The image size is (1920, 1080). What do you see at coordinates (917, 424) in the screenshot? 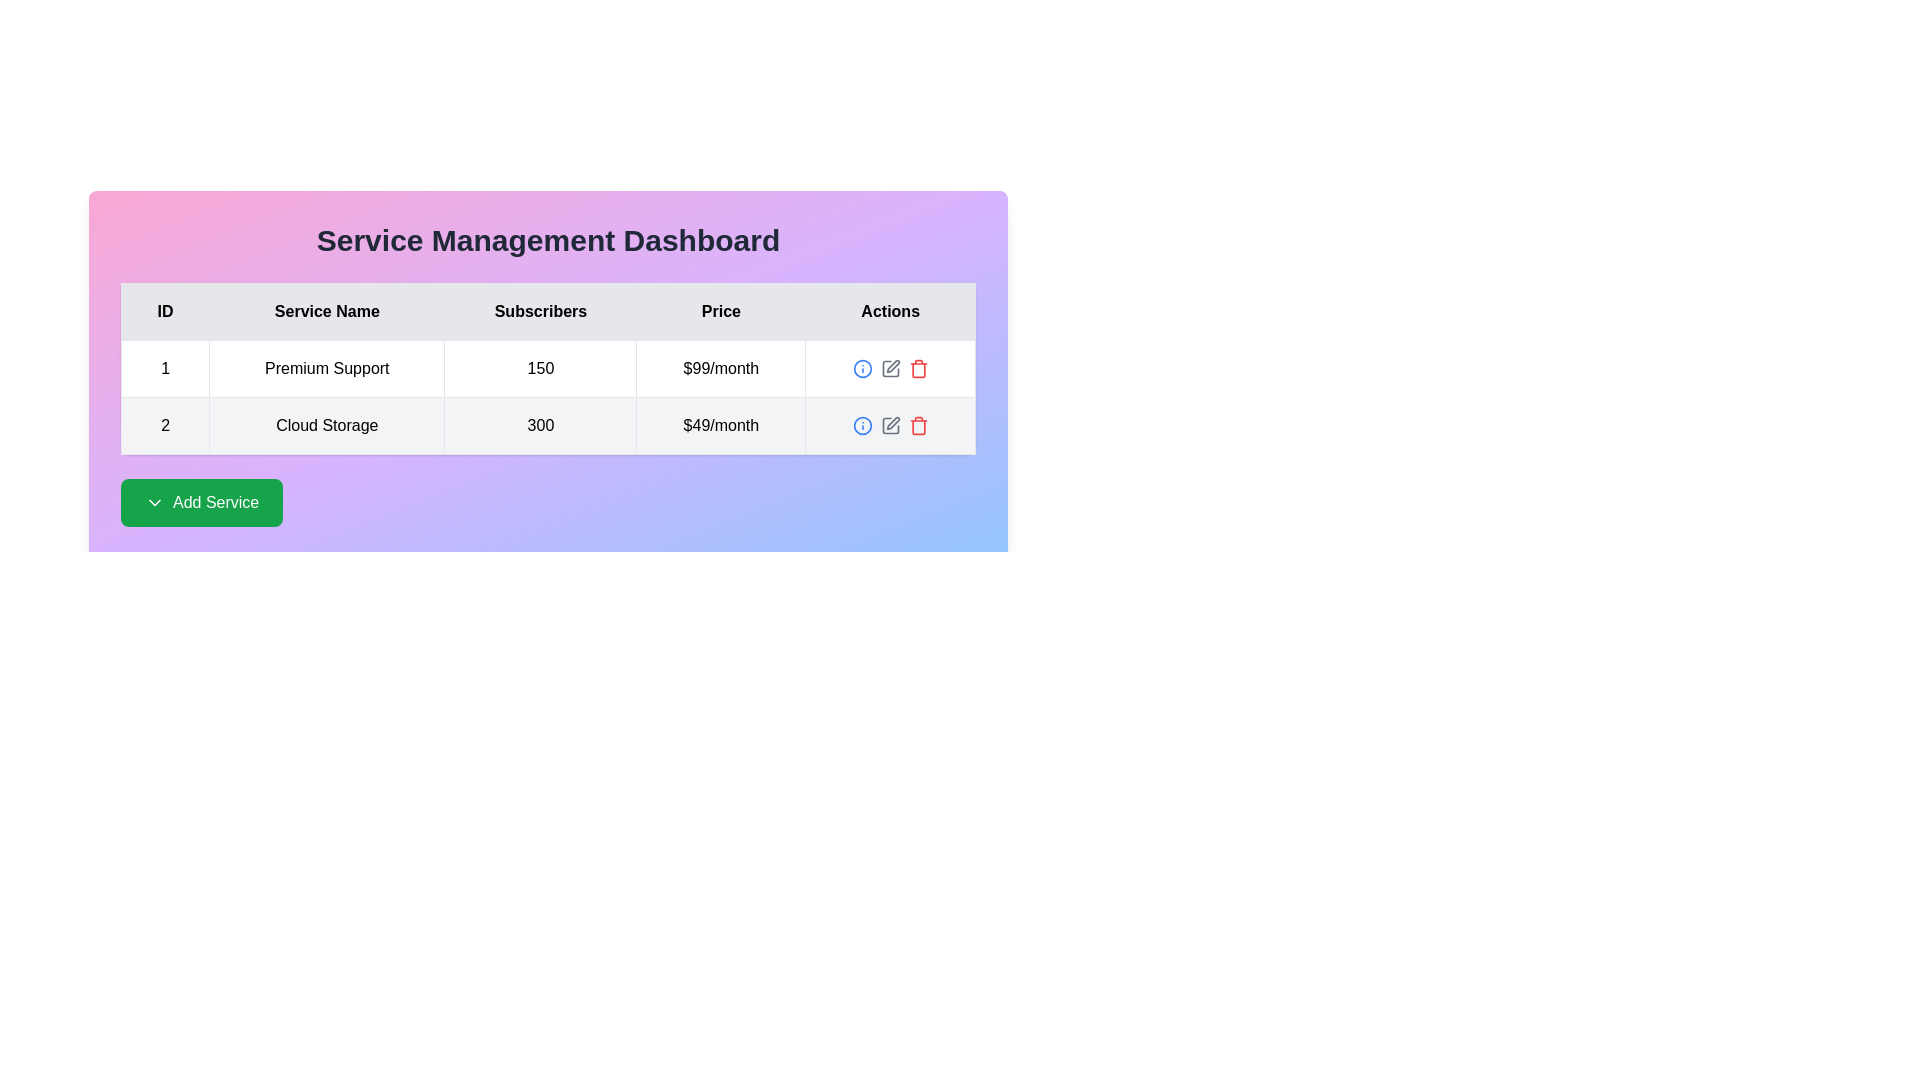
I see `the red trash icon button located in the 'Actions' column of the second row in the table to initiate a delete action` at bounding box center [917, 424].